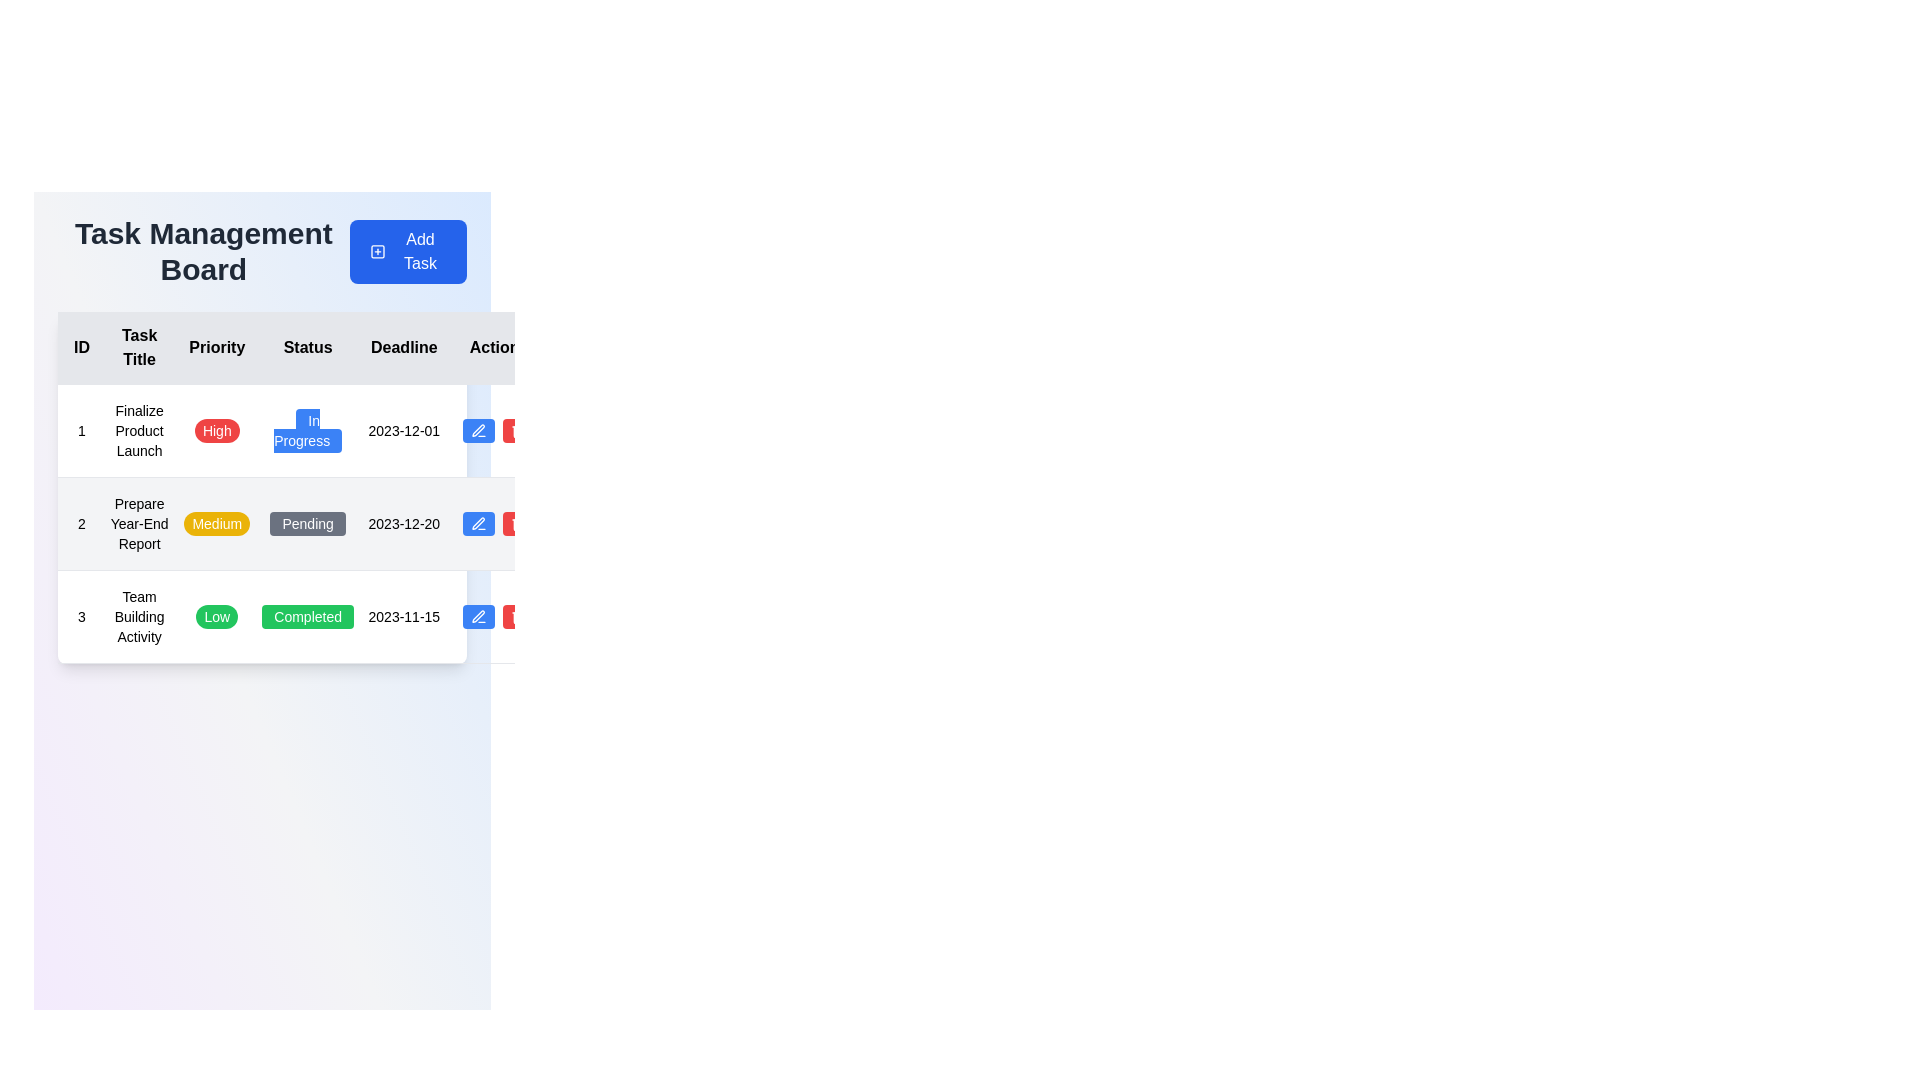 This screenshot has height=1080, width=1920. I want to click on the 'Add Task' button located towards the top-right corner of the Task Management Board interface, so click(407, 250).